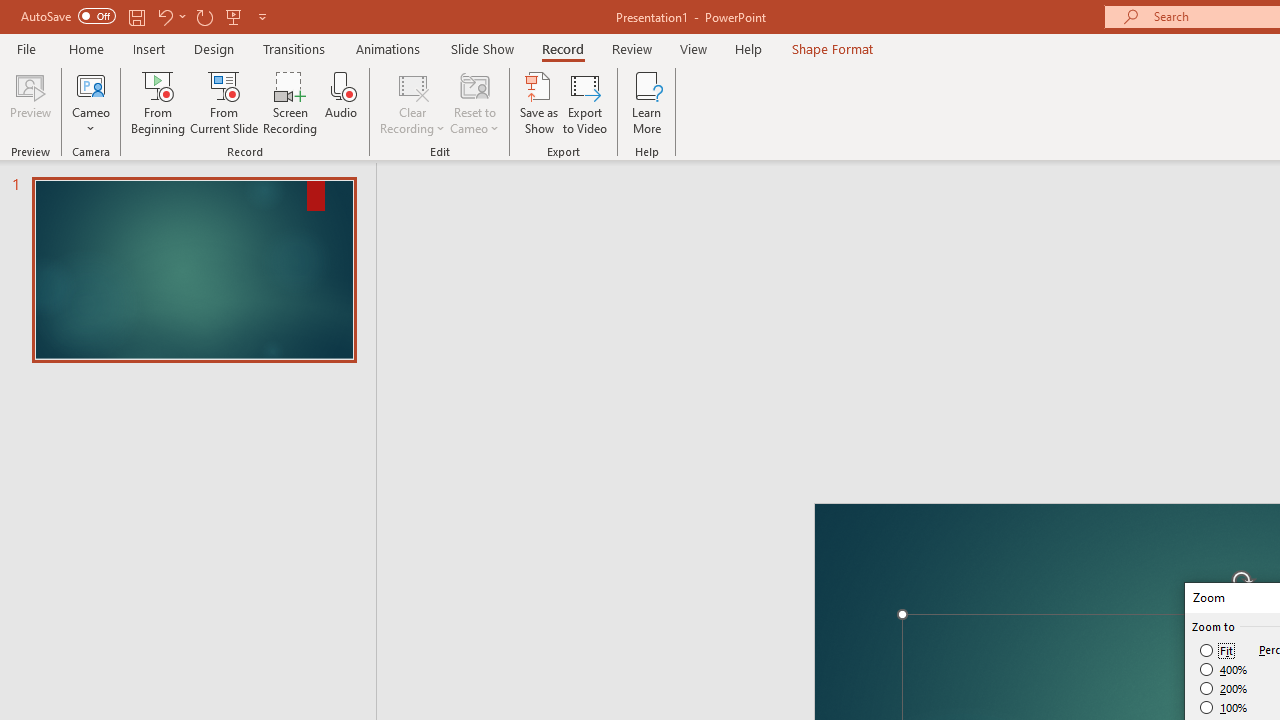 This screenshot has height=720, width=1280. What do you see at coordinates (157, 103) in the screenshot?
I see `'From Beginning...'` at bounding box center [157, 103].